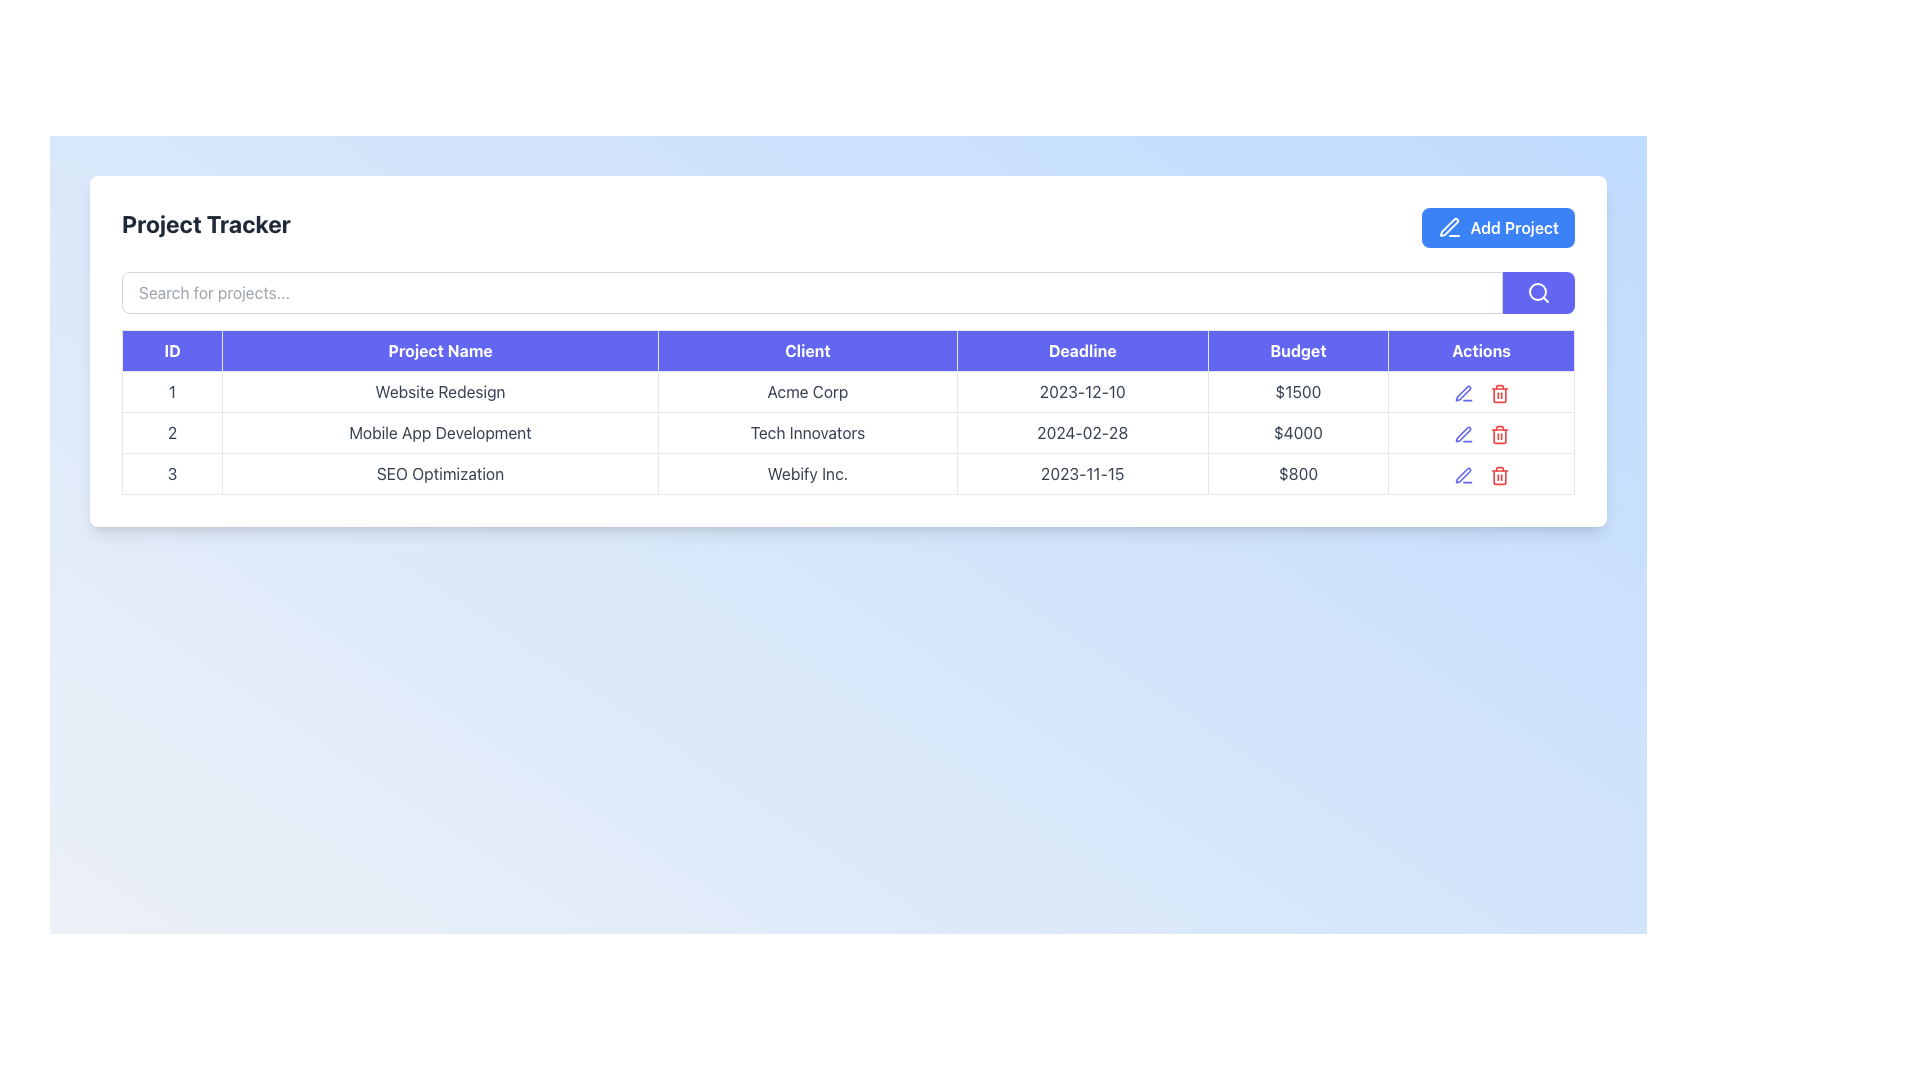 This screenshot has width=1920, height=1080. I want to click on the trash bin icon located in the last row of the table under the 'Actions' column, which visually communicates the delete action, so click(1499, 435).